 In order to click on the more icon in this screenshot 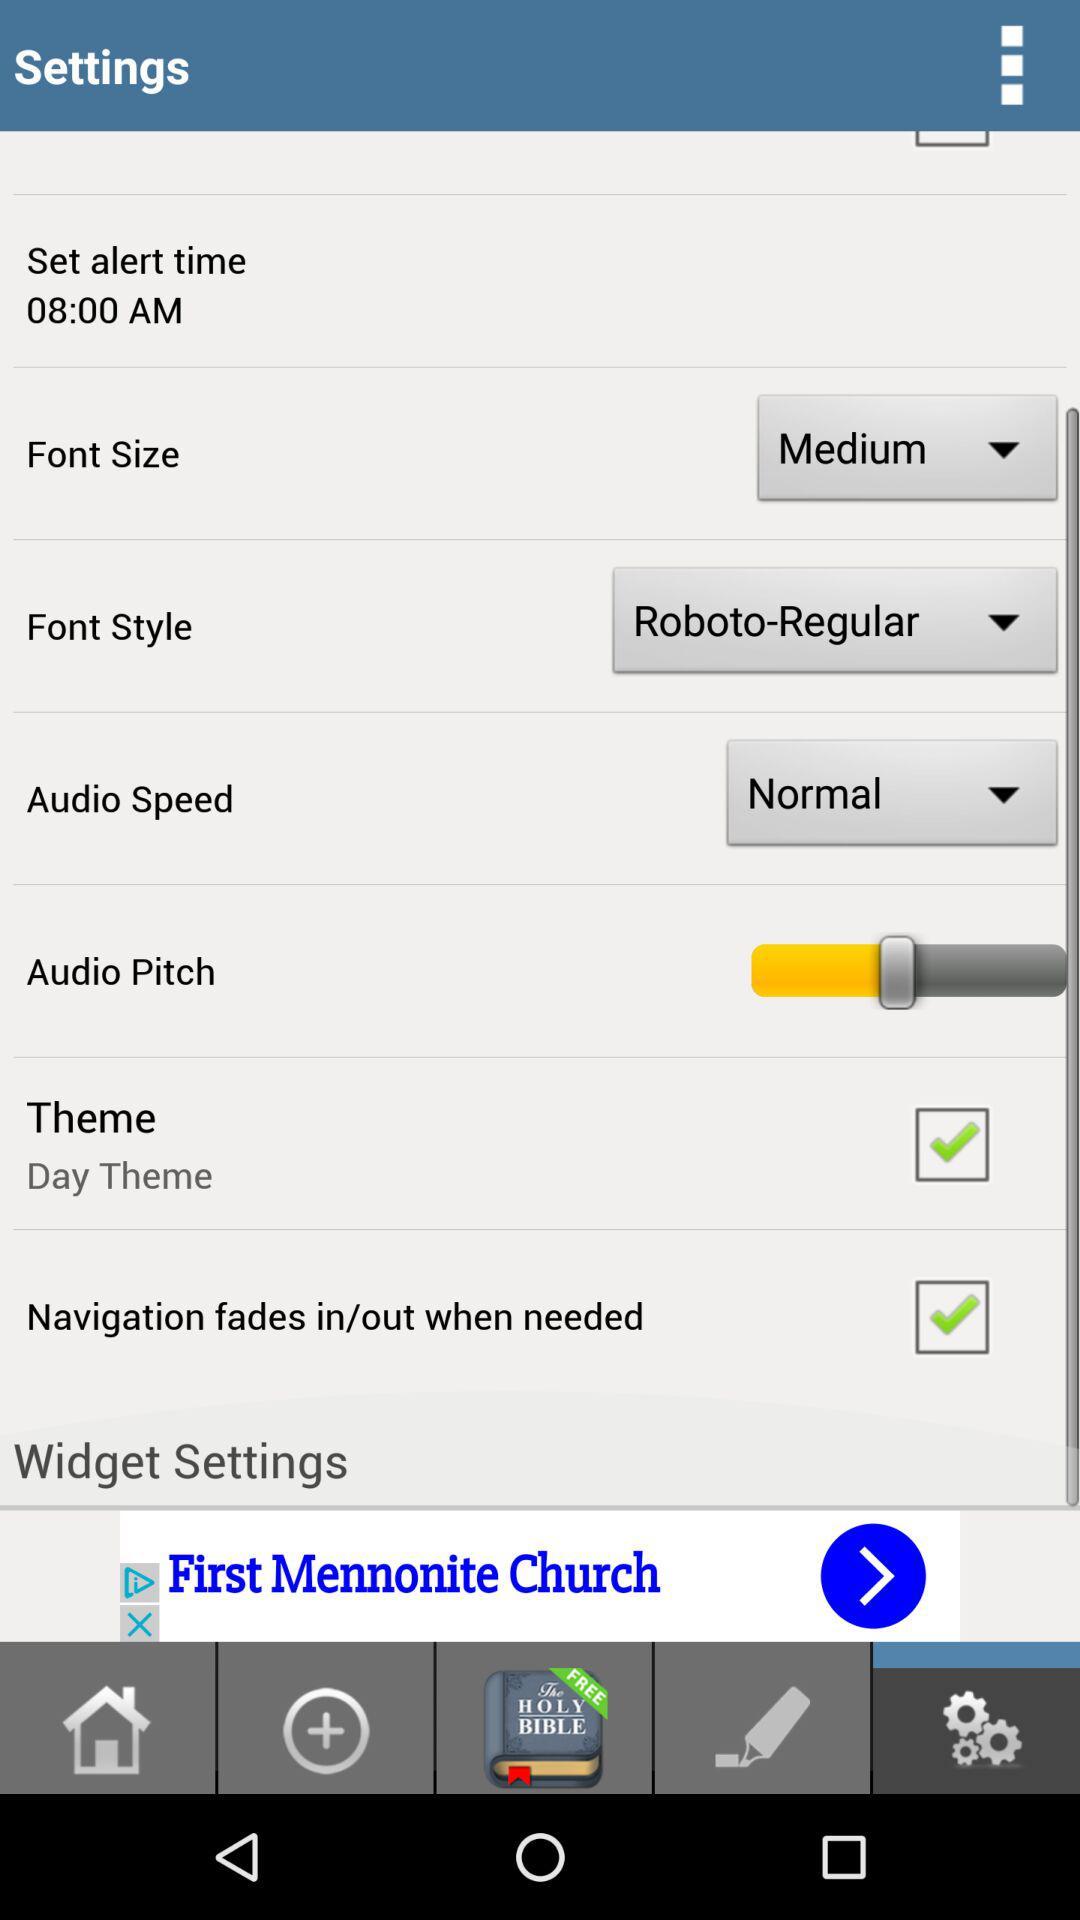, I will do `click(1011, 69)`.